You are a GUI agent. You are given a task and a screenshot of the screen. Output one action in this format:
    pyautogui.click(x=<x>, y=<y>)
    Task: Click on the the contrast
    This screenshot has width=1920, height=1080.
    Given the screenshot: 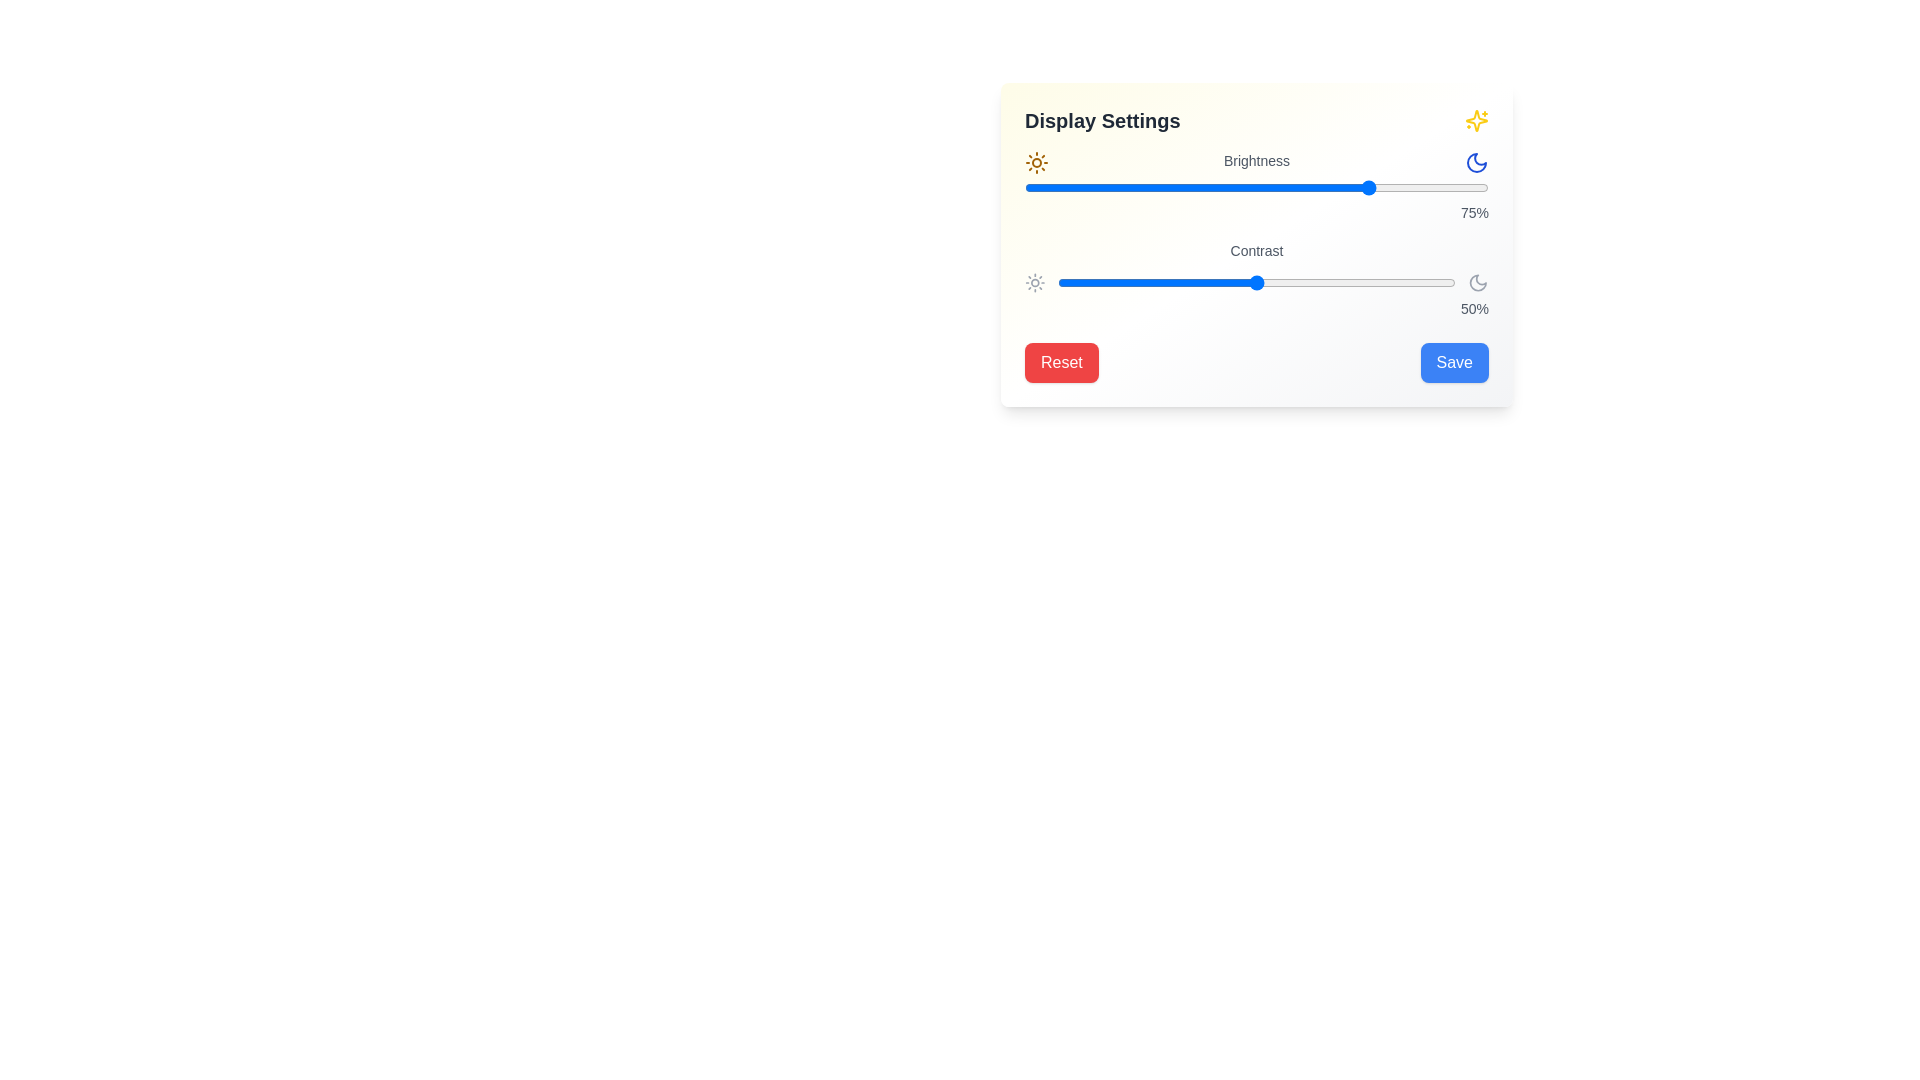 What is the action you would take?
    pyautogui.click(x=1300, y=282)
    